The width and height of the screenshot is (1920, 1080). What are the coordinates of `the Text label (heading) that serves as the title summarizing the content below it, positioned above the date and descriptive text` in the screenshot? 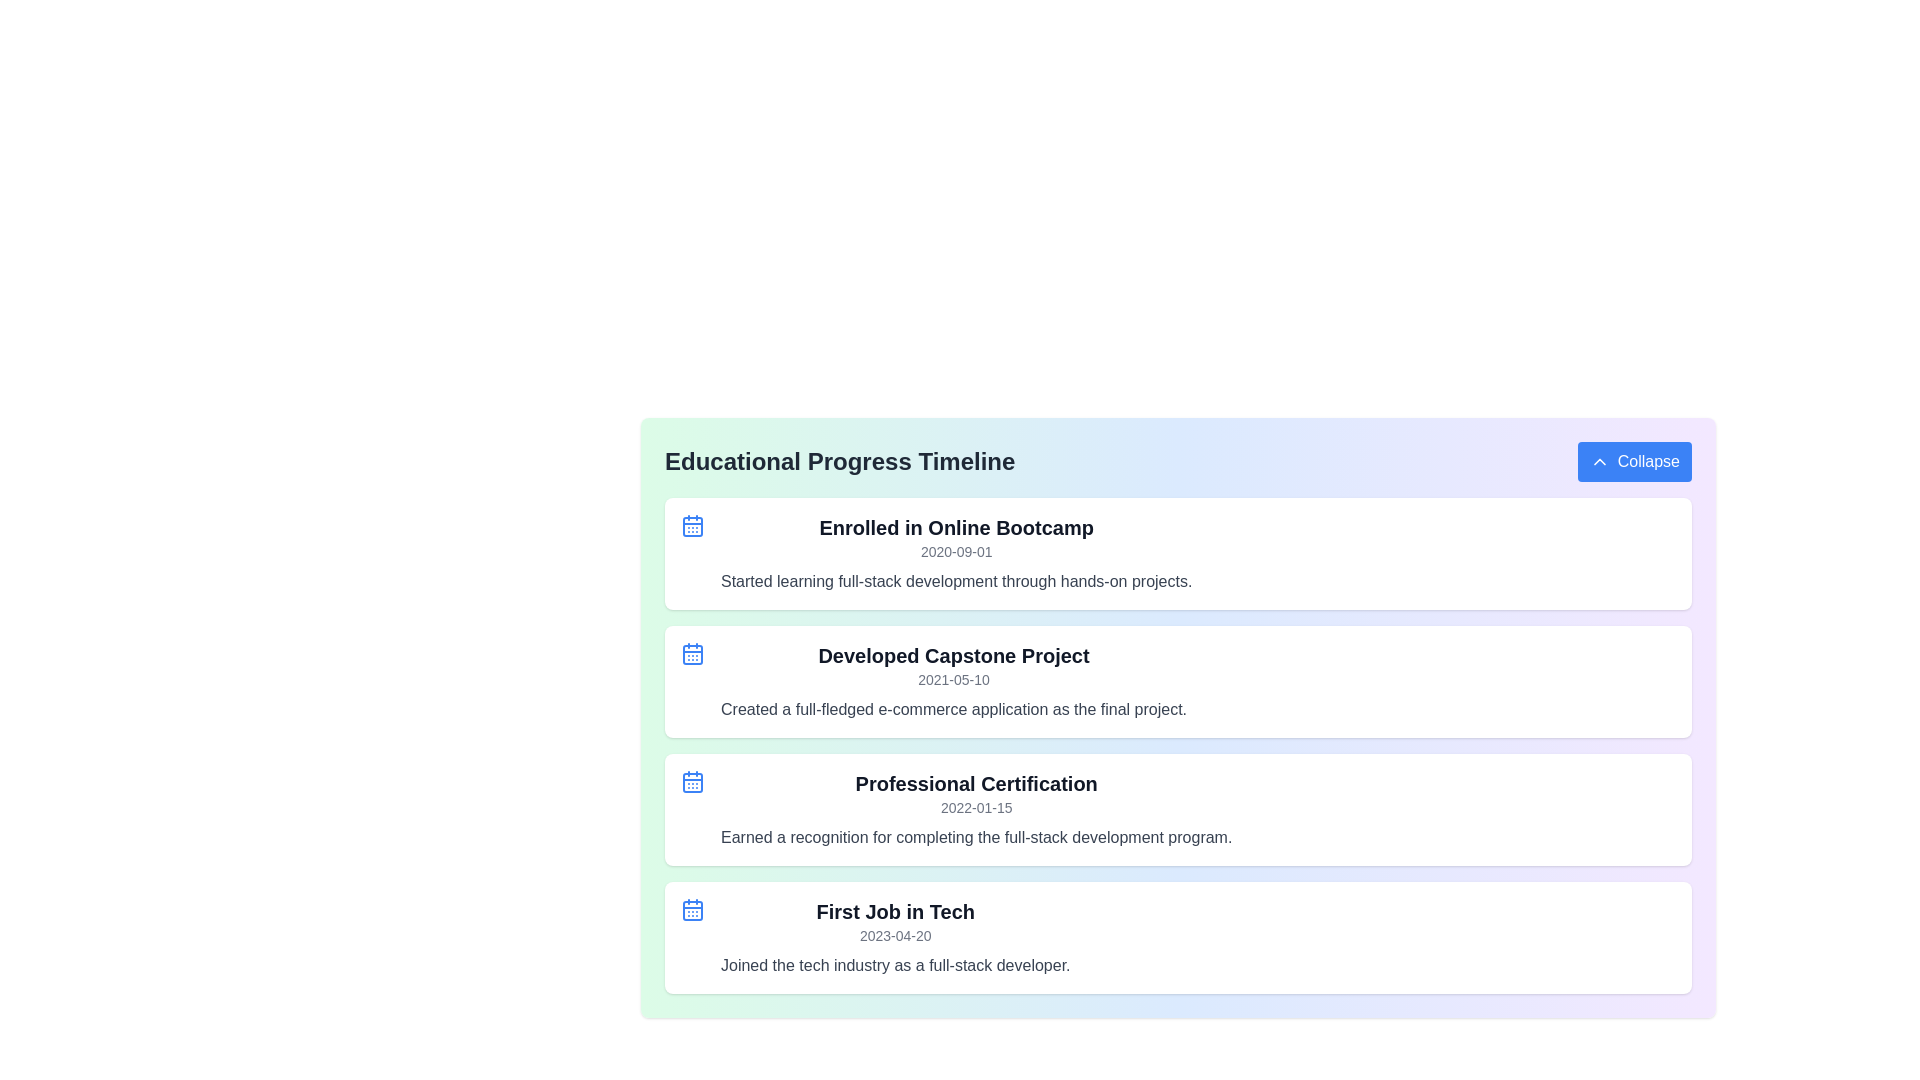 It's located at (894, 911).